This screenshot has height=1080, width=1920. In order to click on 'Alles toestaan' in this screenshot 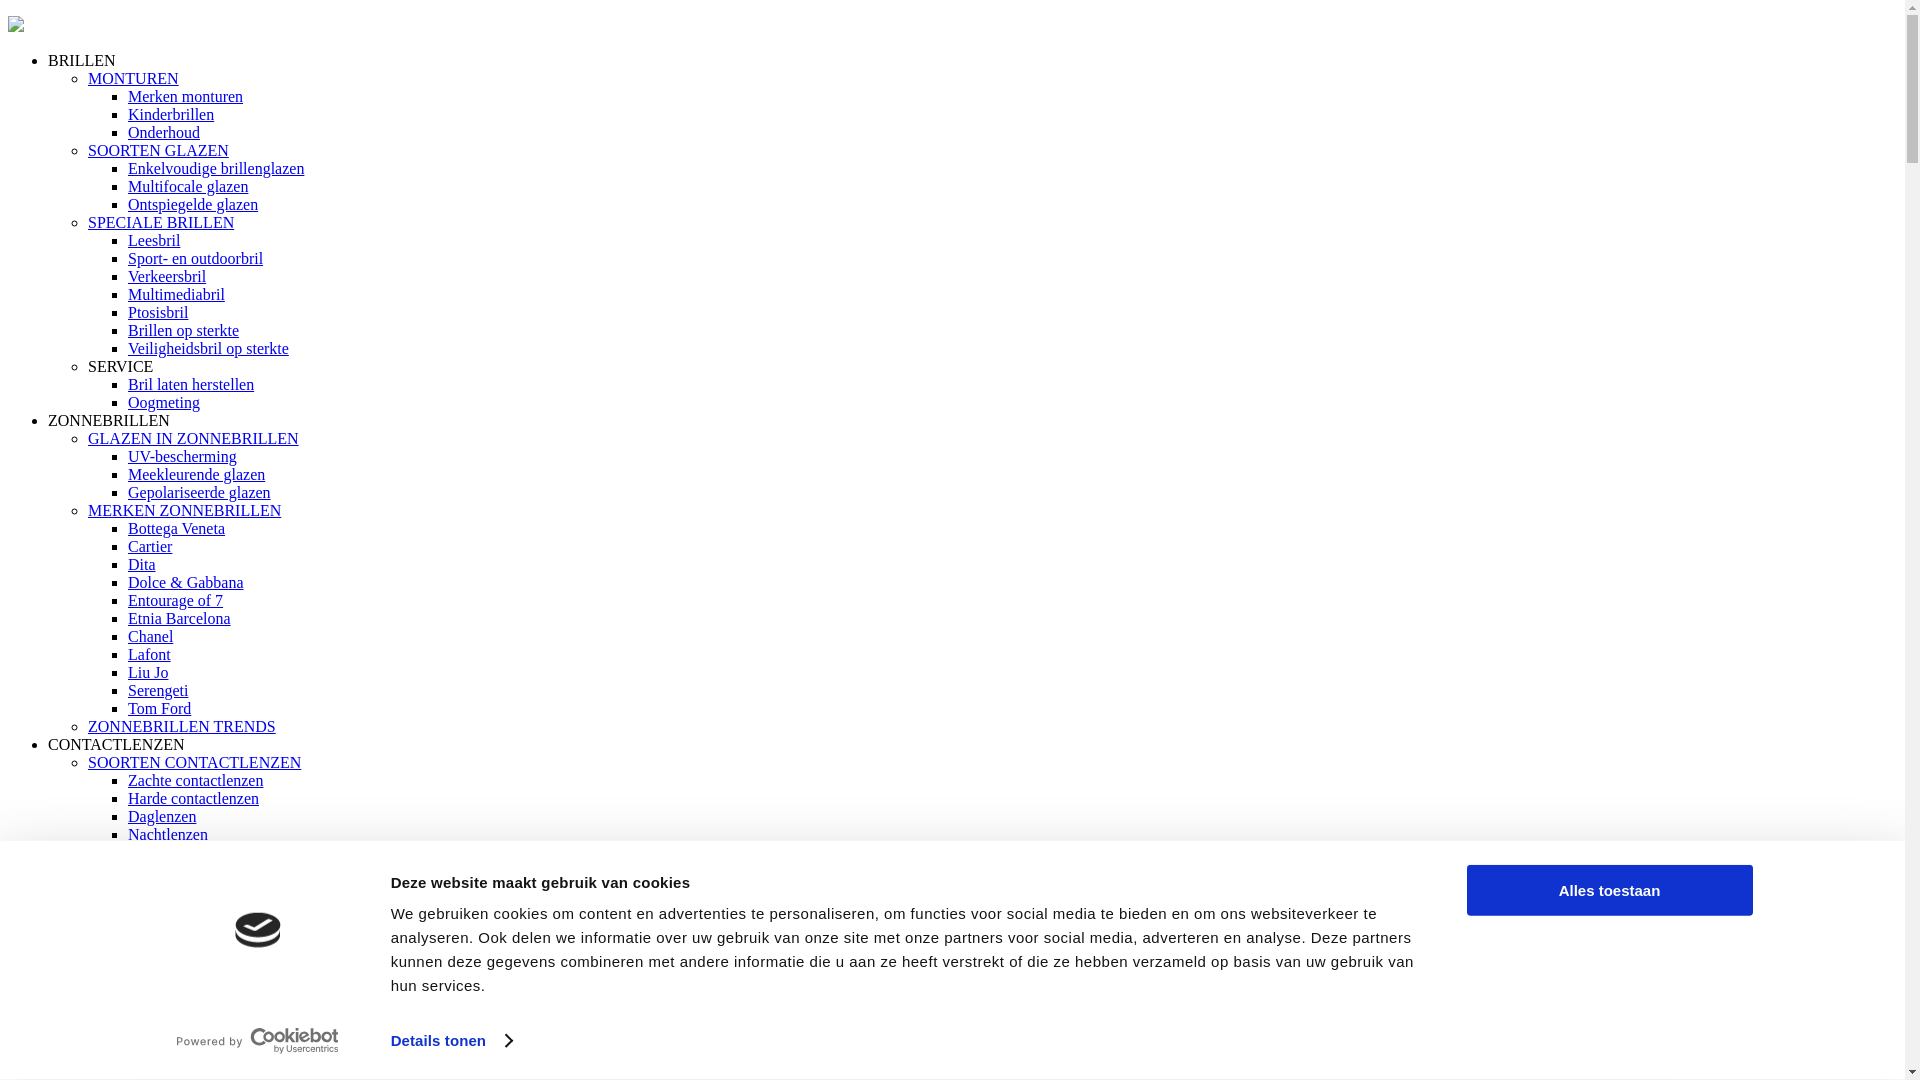, I will do `click(1465, 889)`.